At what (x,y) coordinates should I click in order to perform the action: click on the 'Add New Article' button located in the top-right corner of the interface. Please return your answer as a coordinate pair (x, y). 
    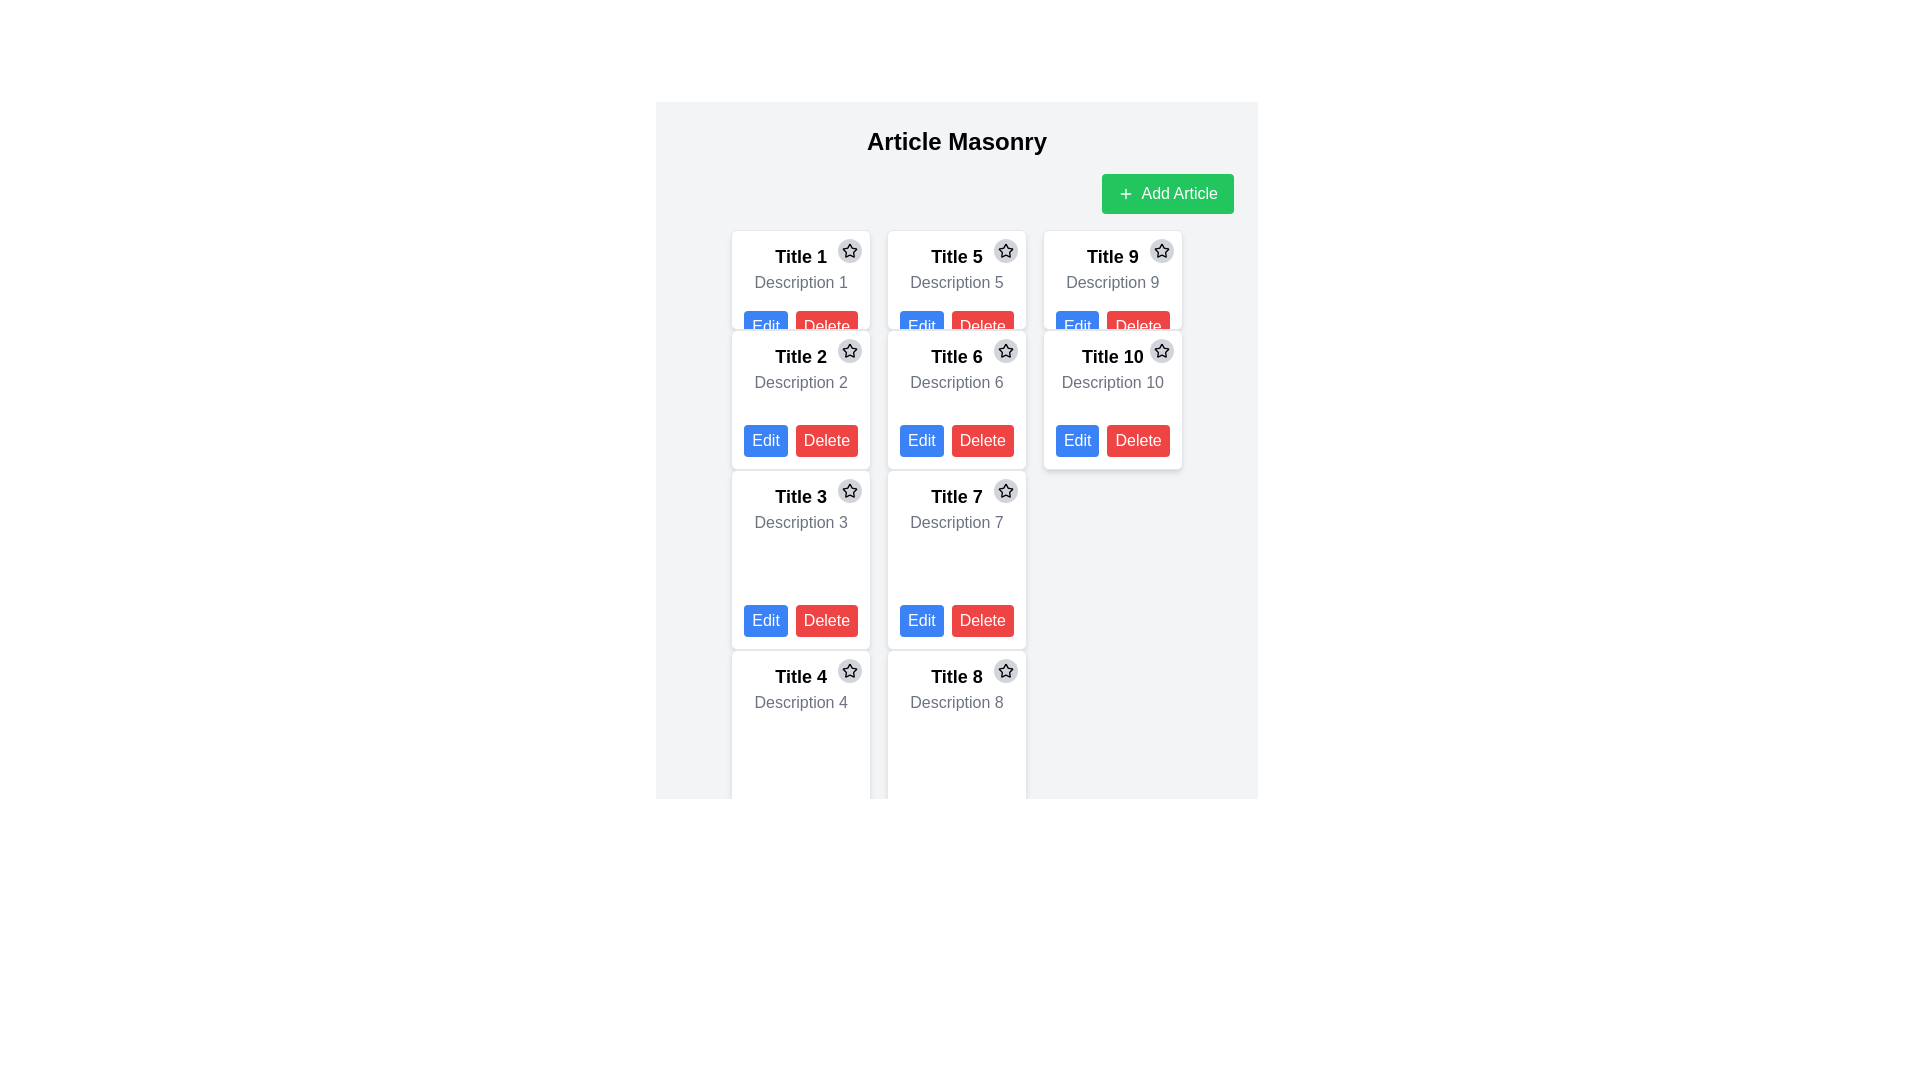
    Looking at the image, I should click on (1167, 193).